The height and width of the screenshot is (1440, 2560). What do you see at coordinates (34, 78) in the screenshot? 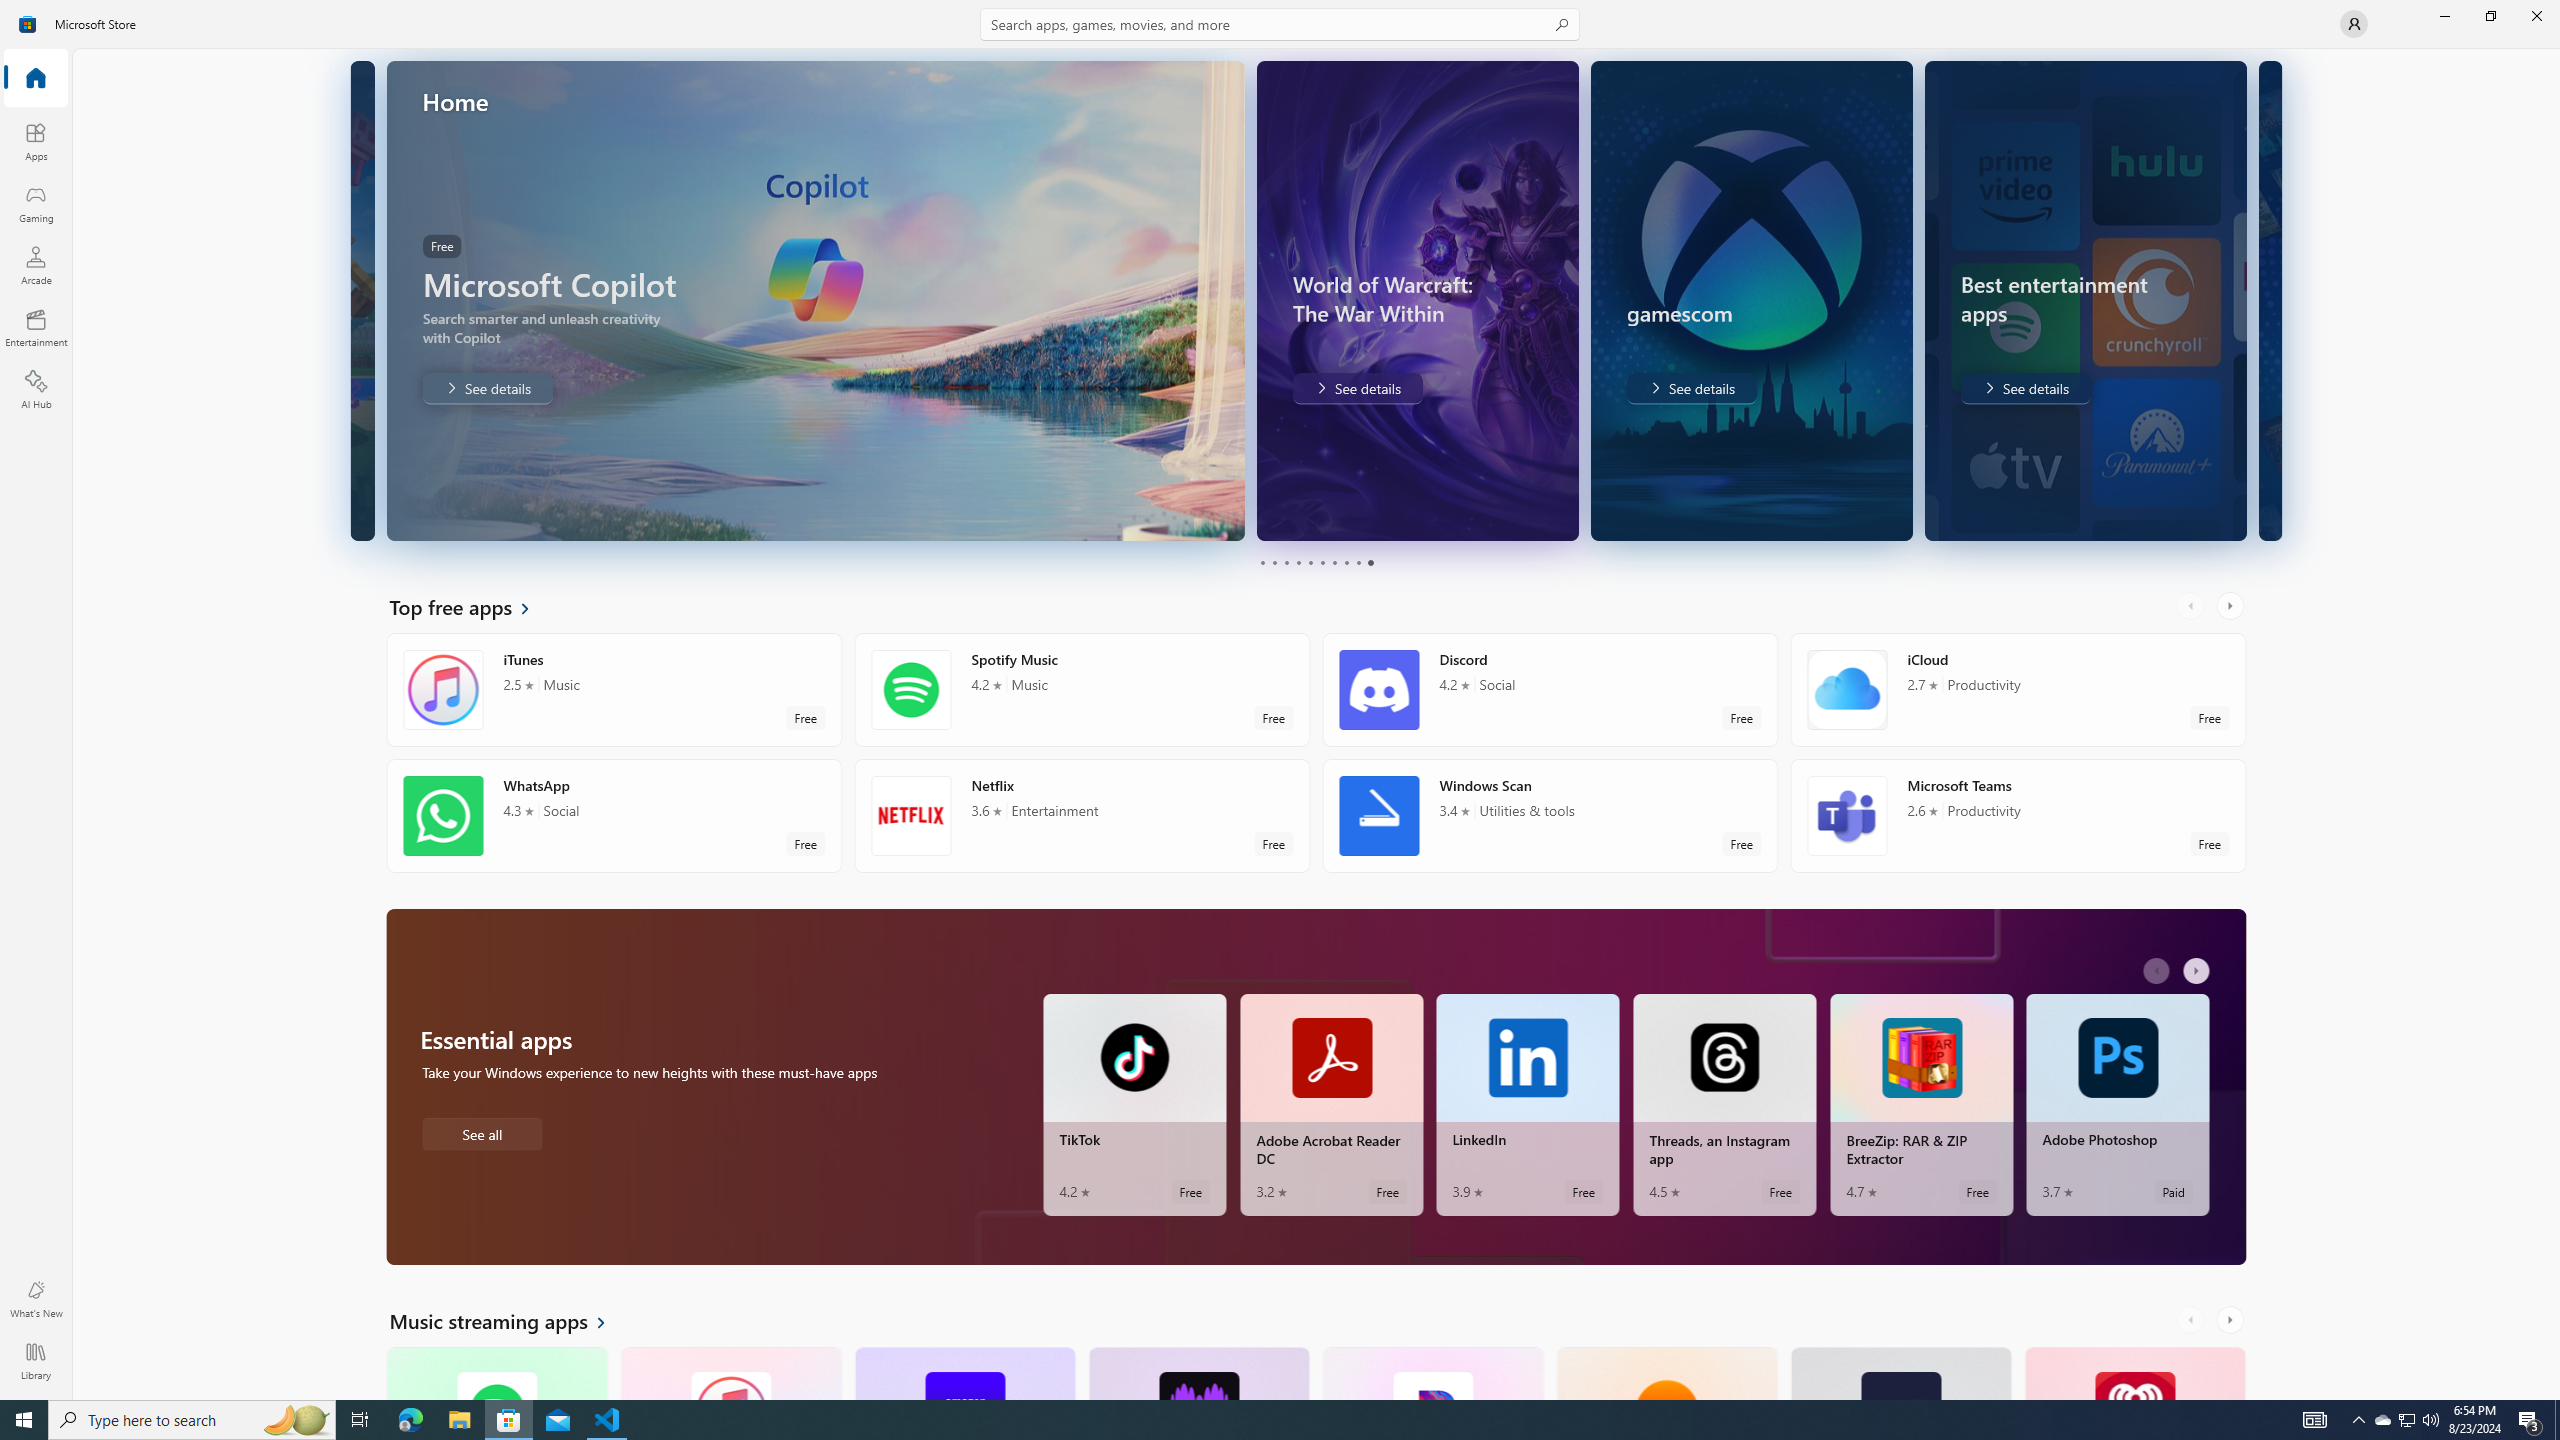
I see `'Home'` at bounding box center [34, 78].